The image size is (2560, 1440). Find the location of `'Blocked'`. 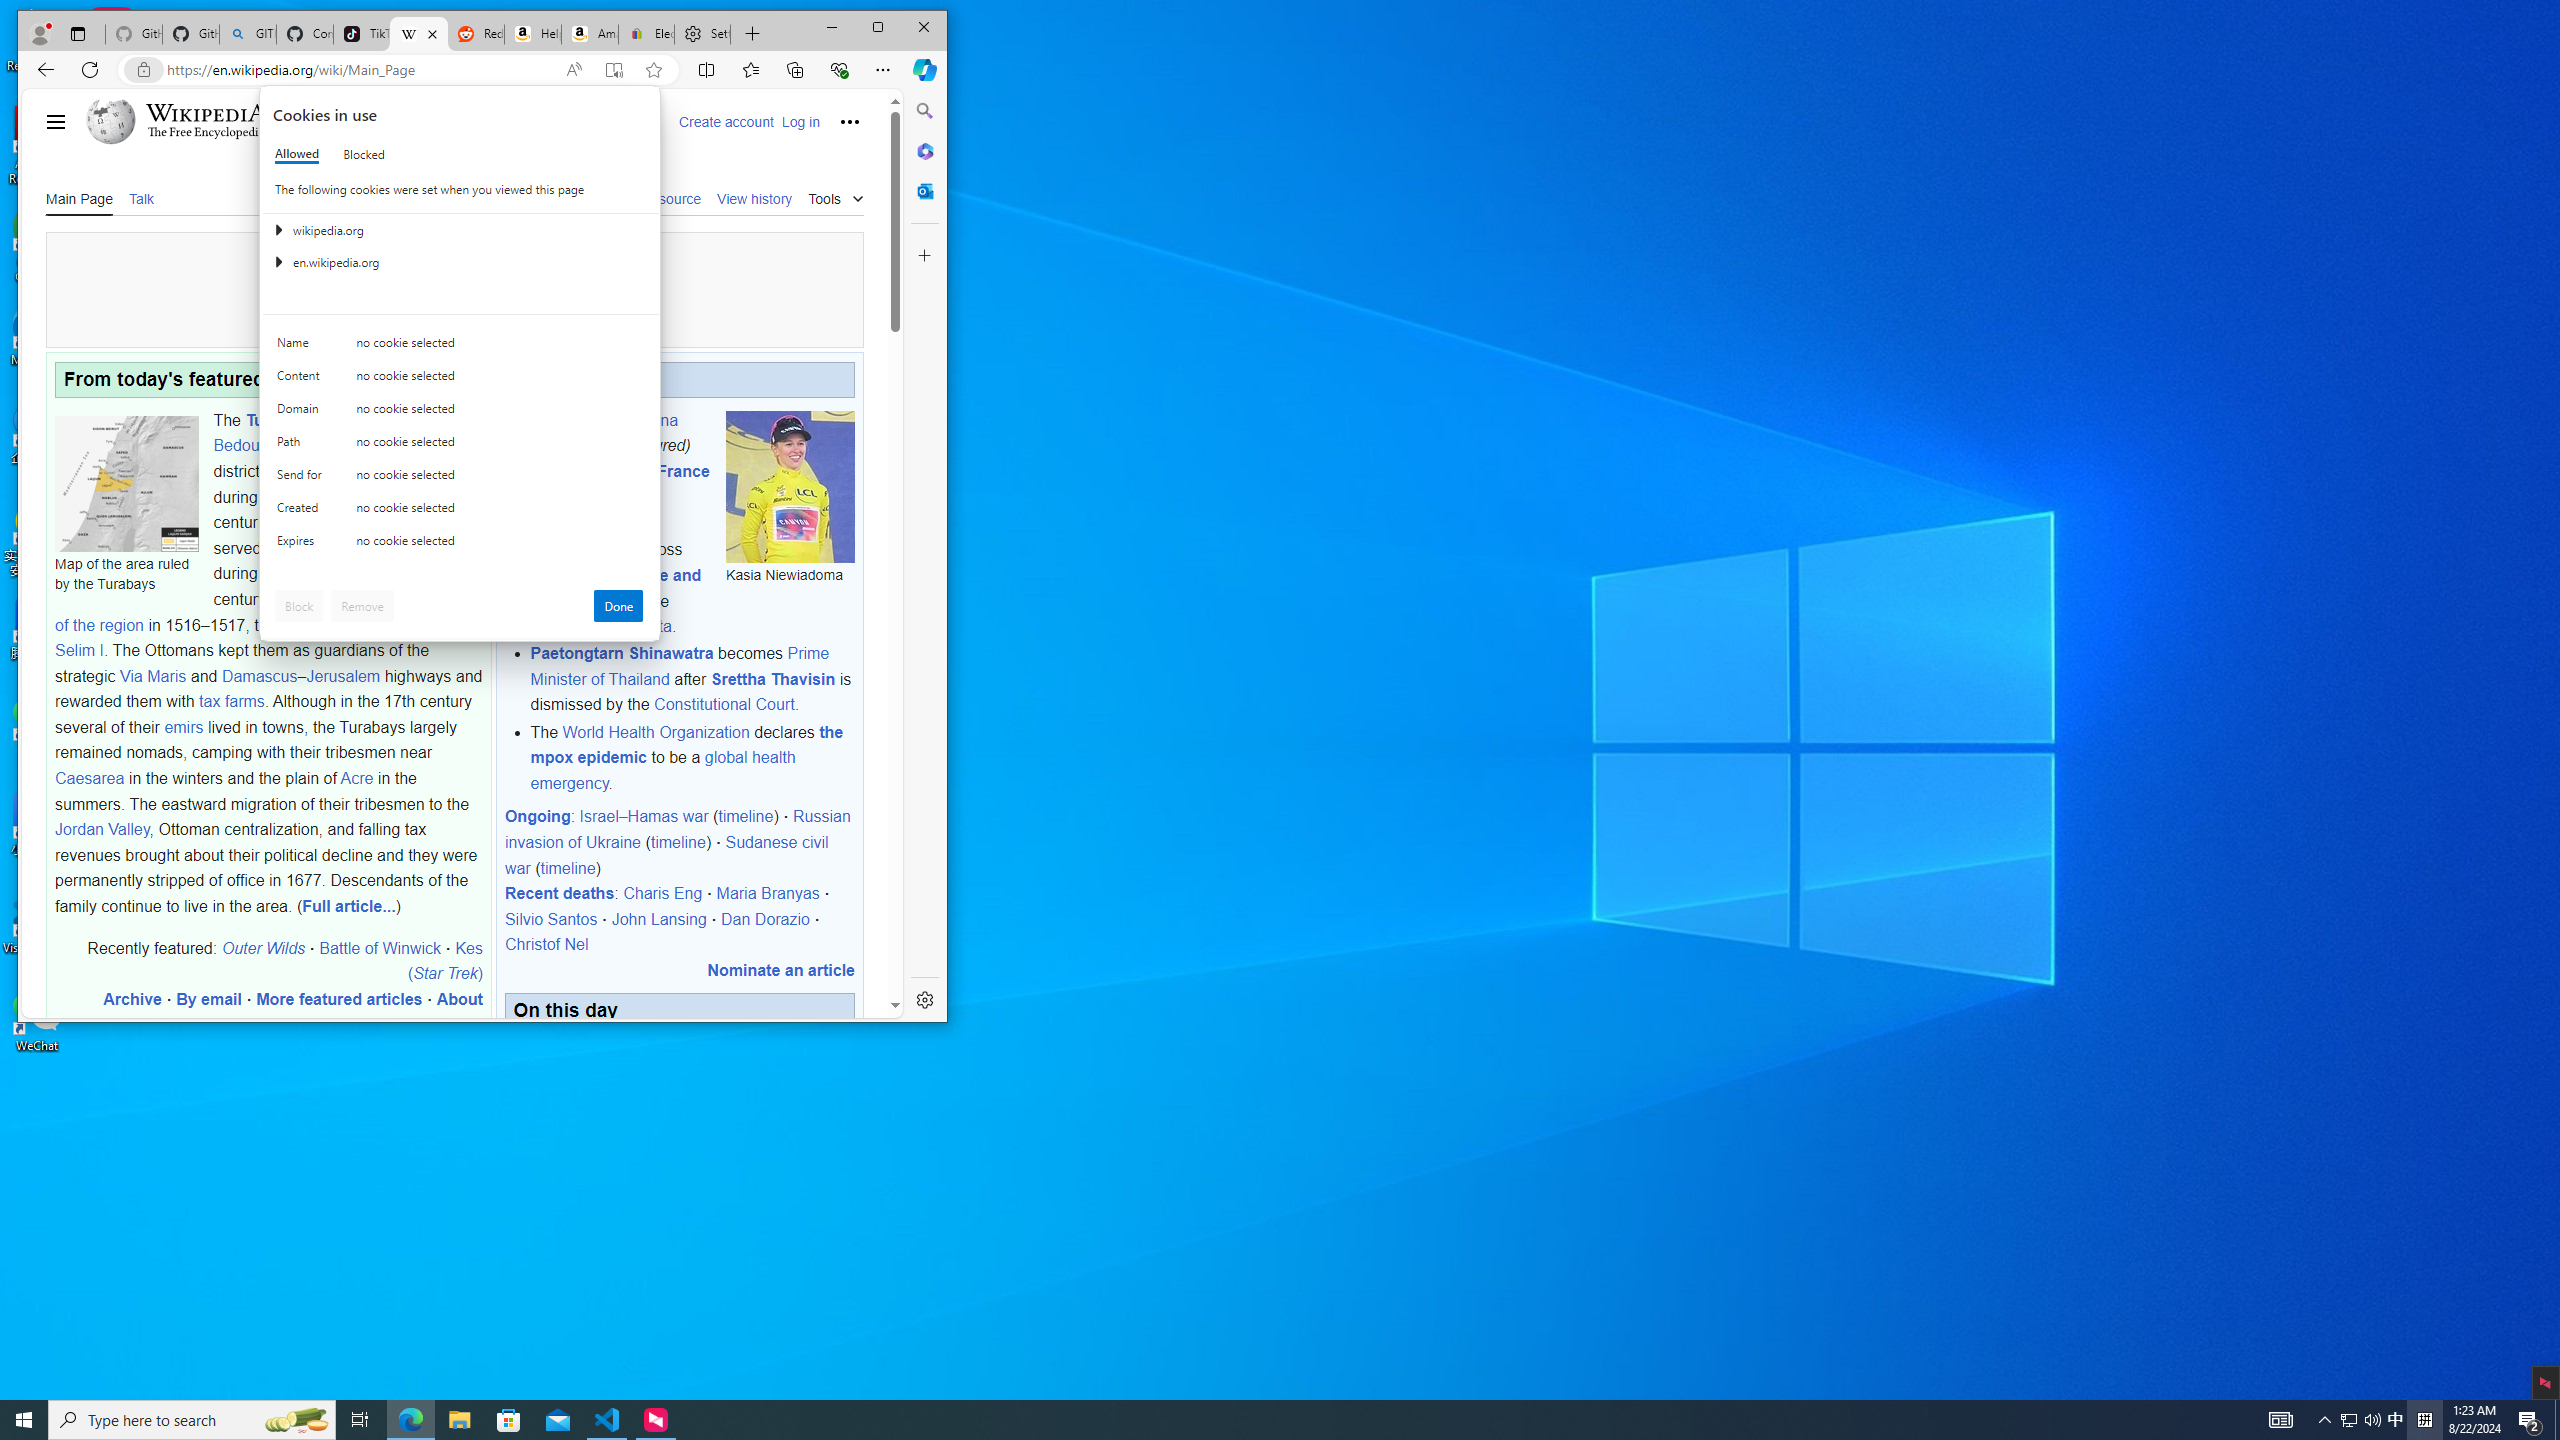

'Blocked' is located at coordinates (362, 153).